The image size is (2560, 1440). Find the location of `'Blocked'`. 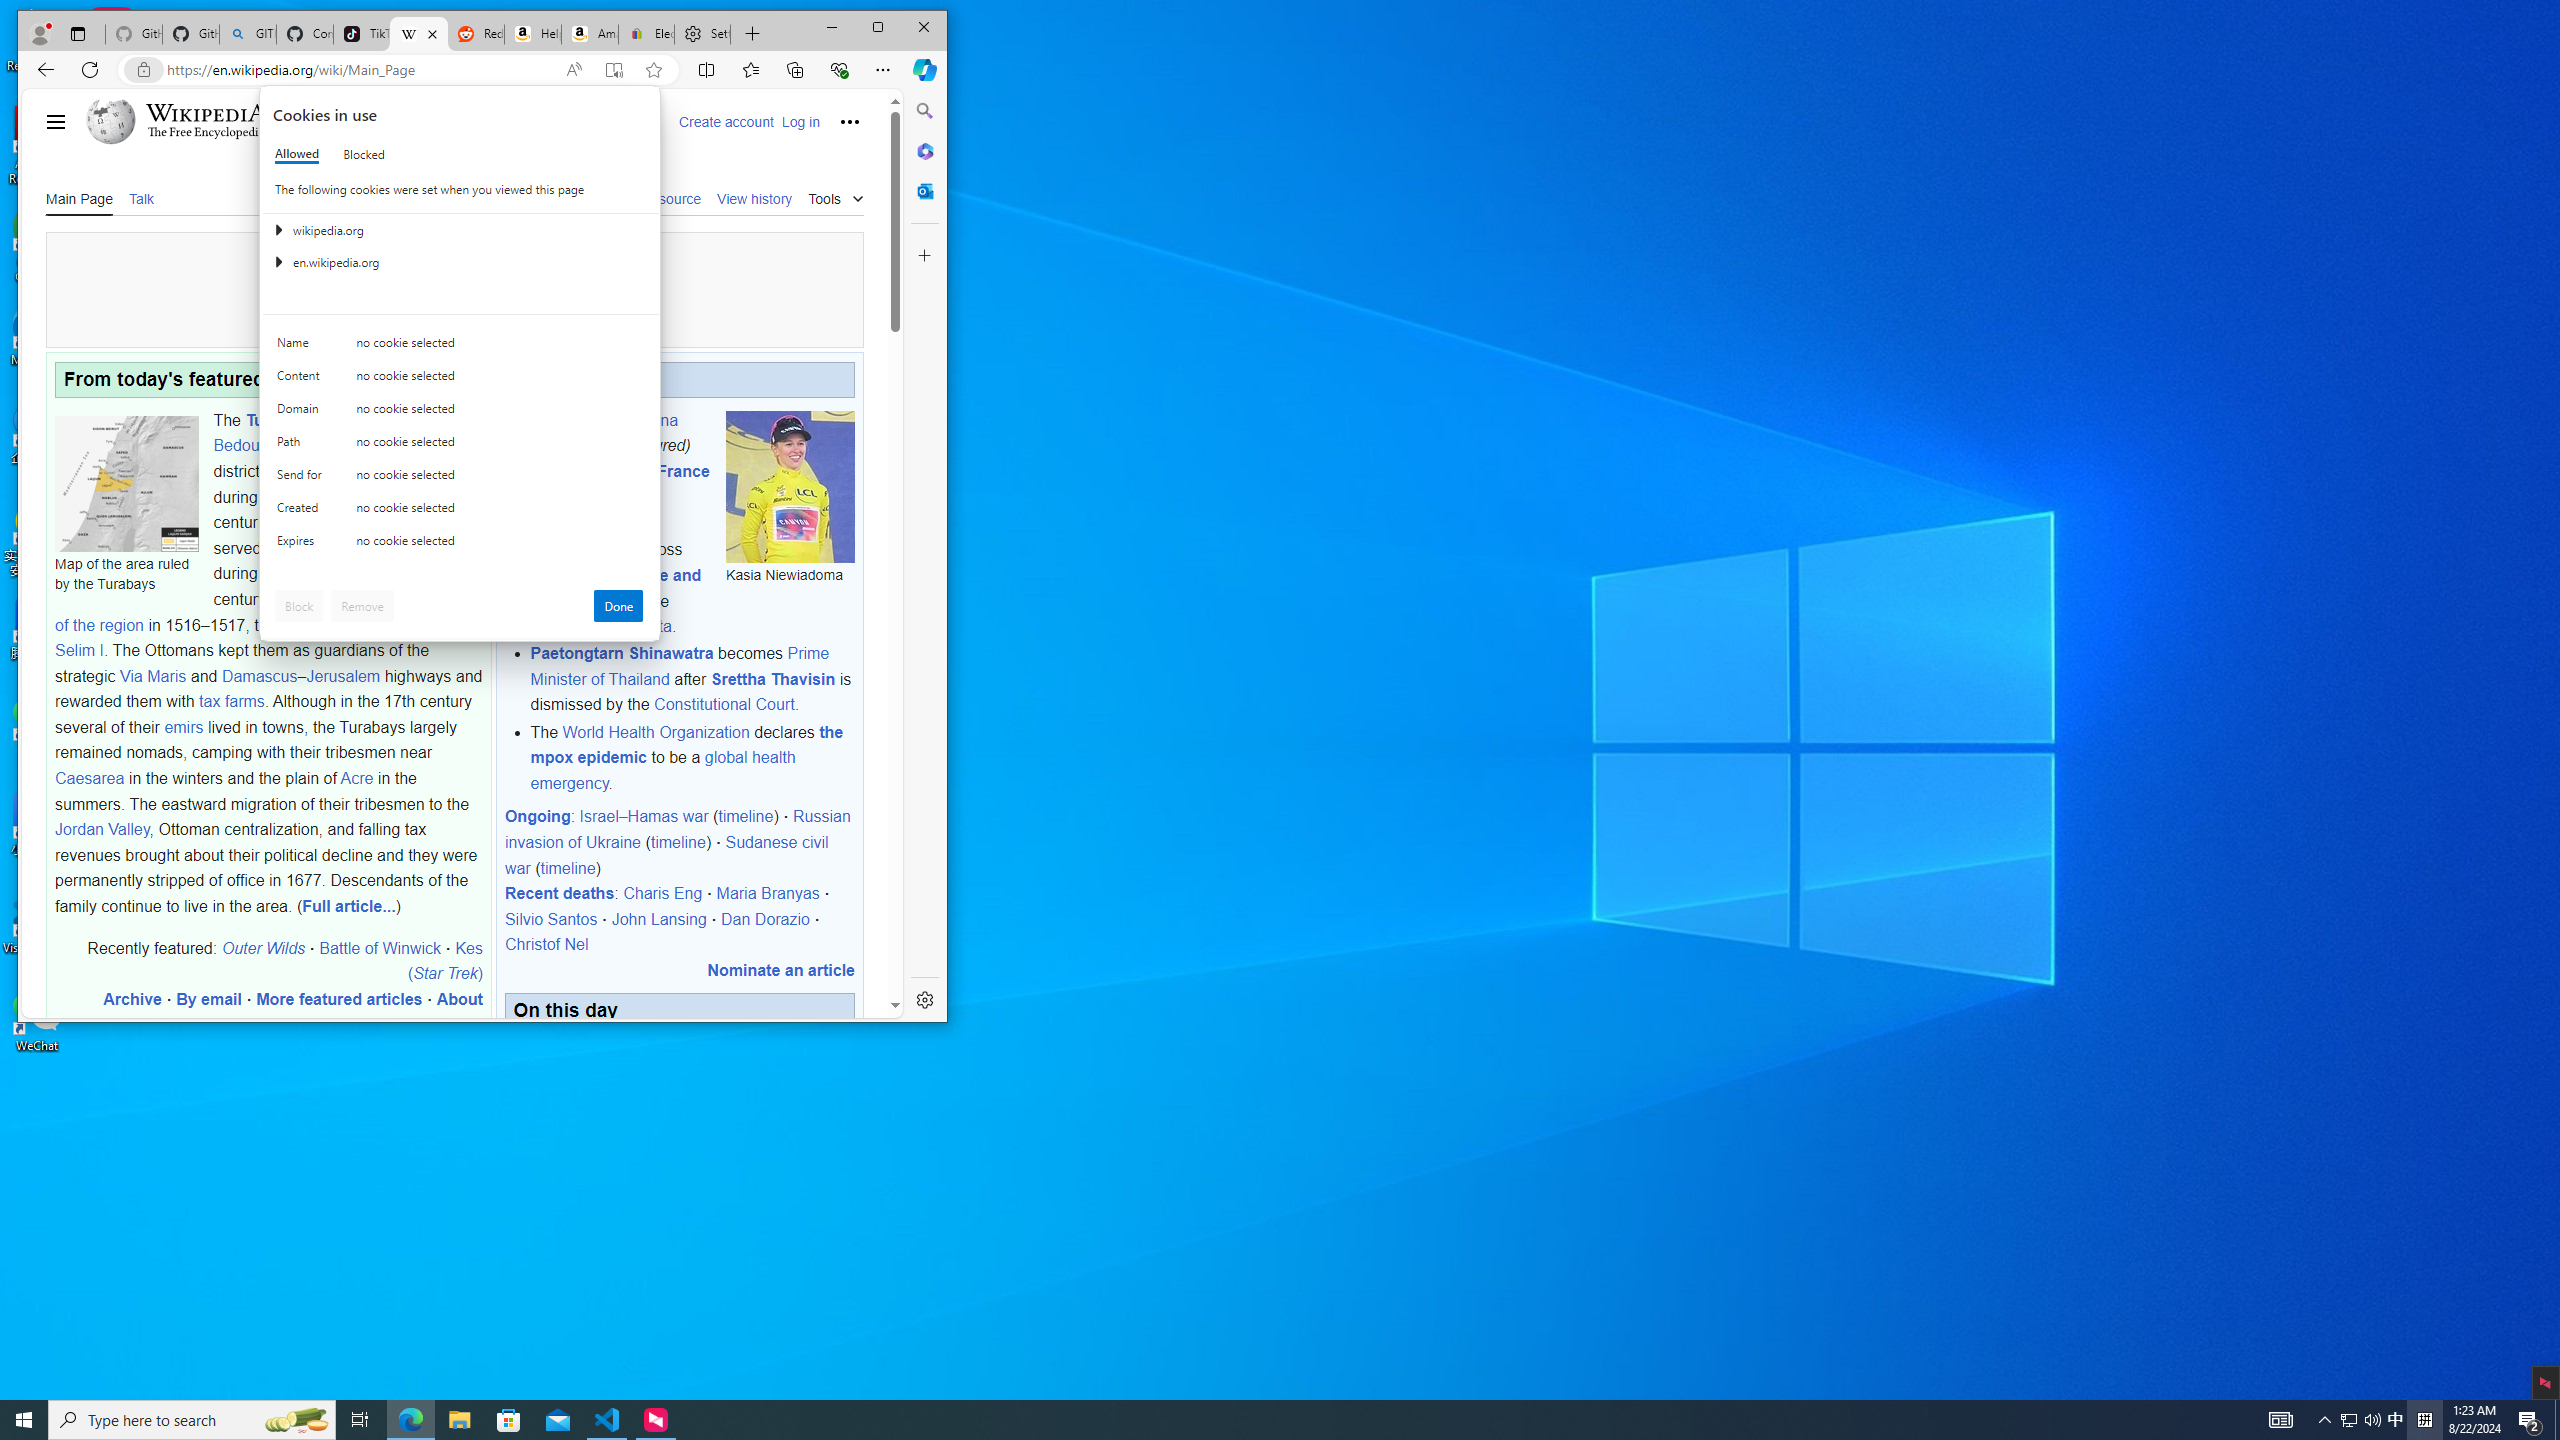

'Blocked' is located at coordinates (362, 153).